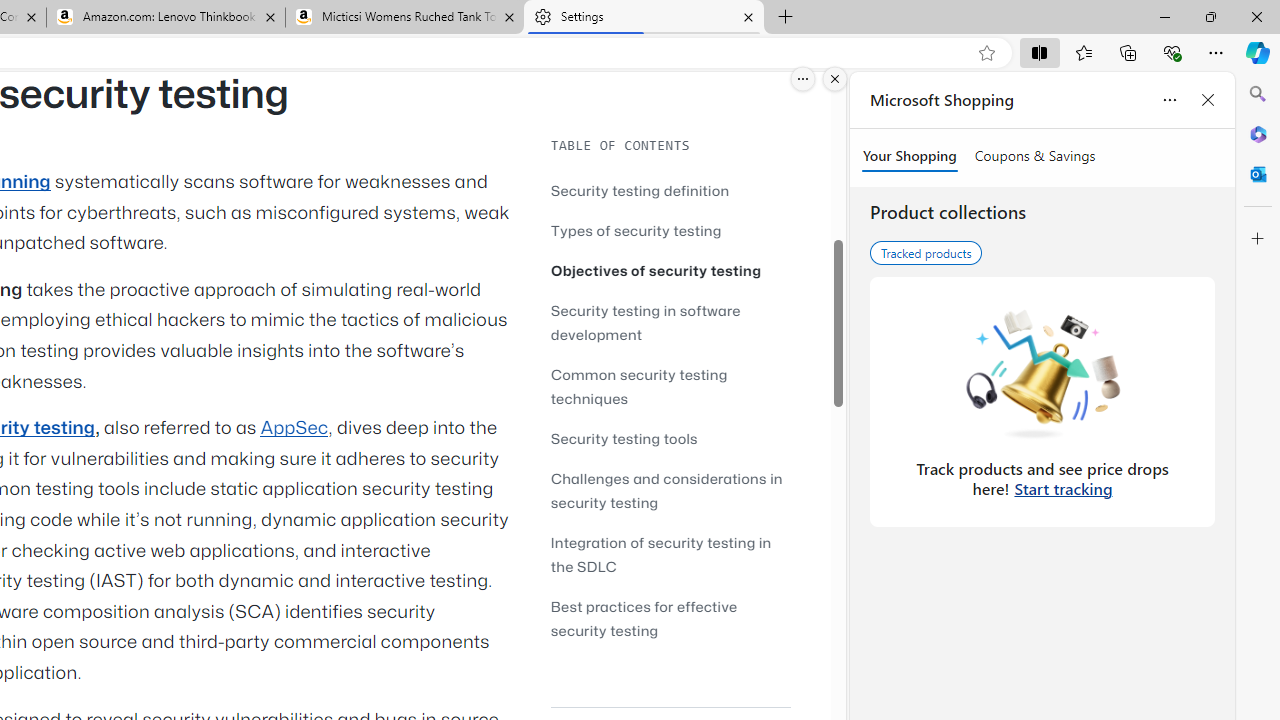 Image resolution: width=1280 pixels, height=720 pixels. Describe the element at coordinates (670, 229) in the screenshot. I see `'Types of security testing'` at that location.